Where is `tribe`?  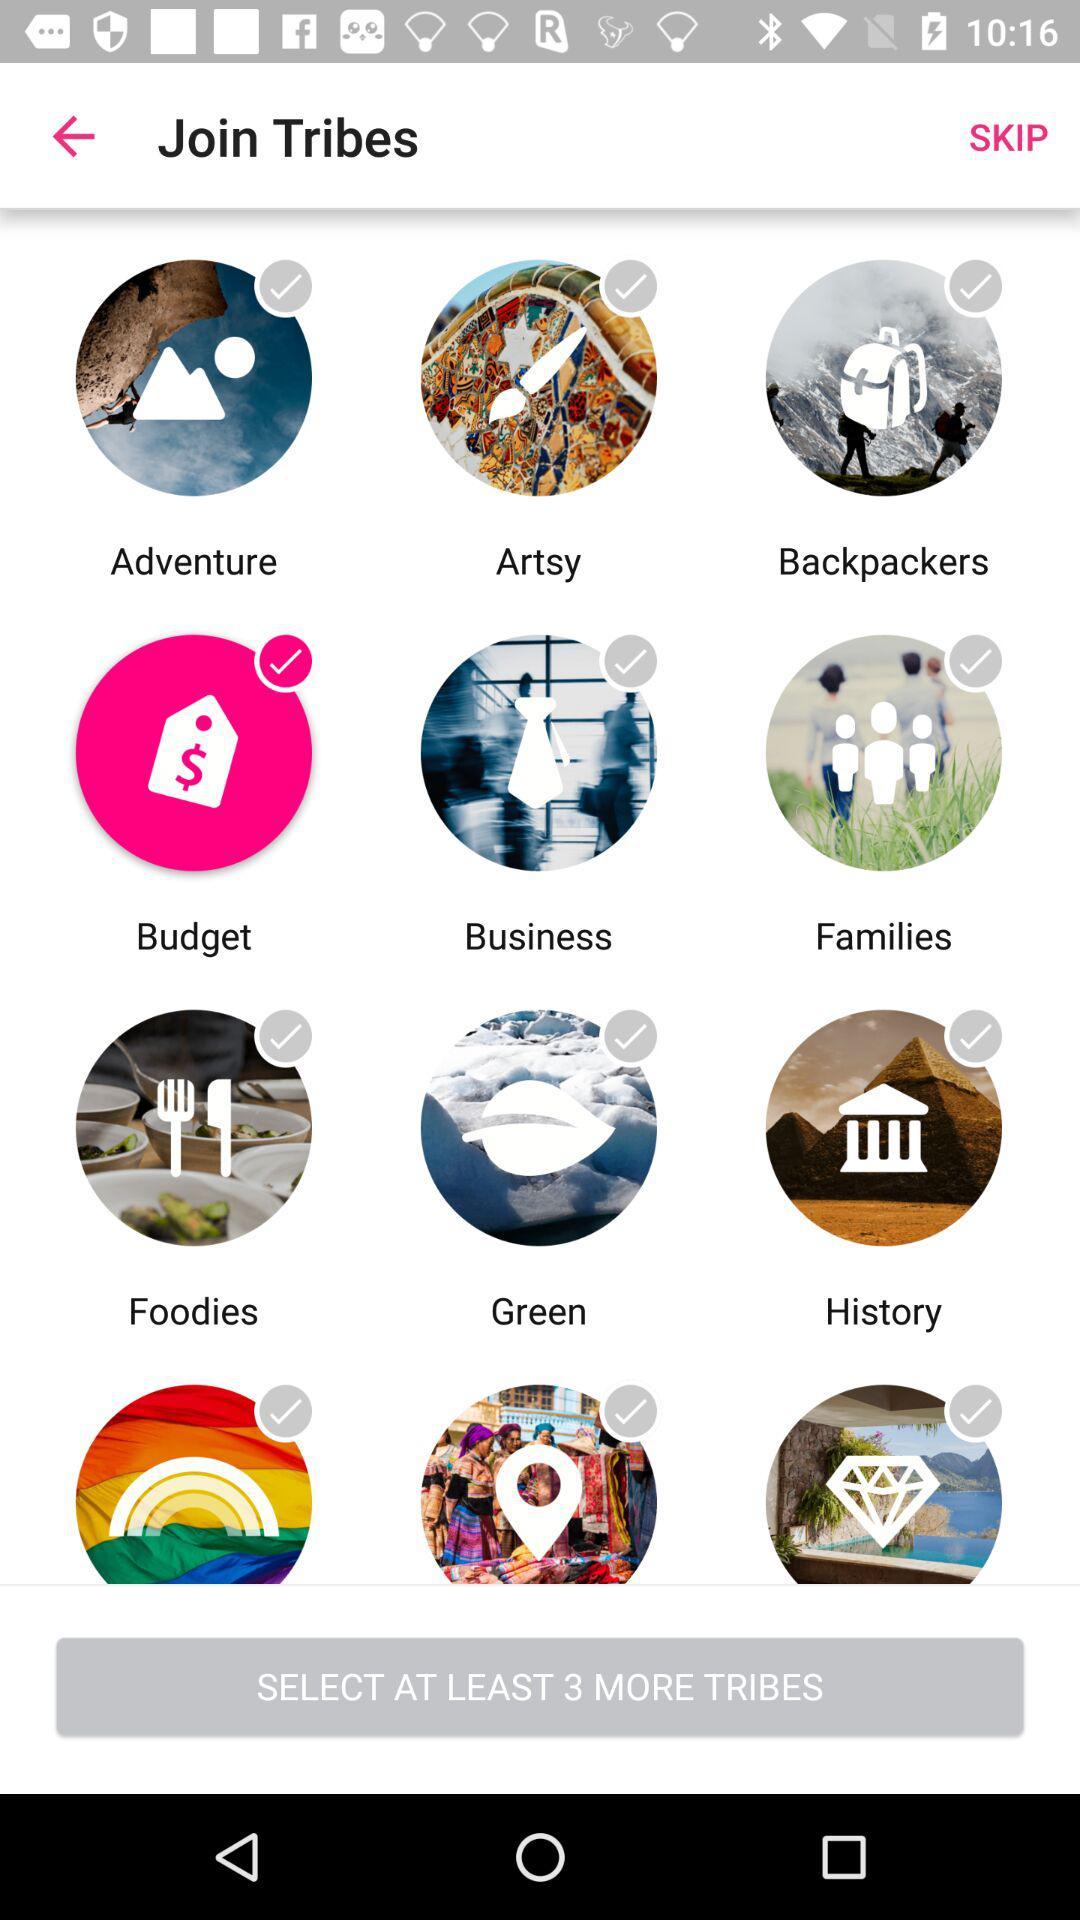 tribe is located at coordinates (537, 746).